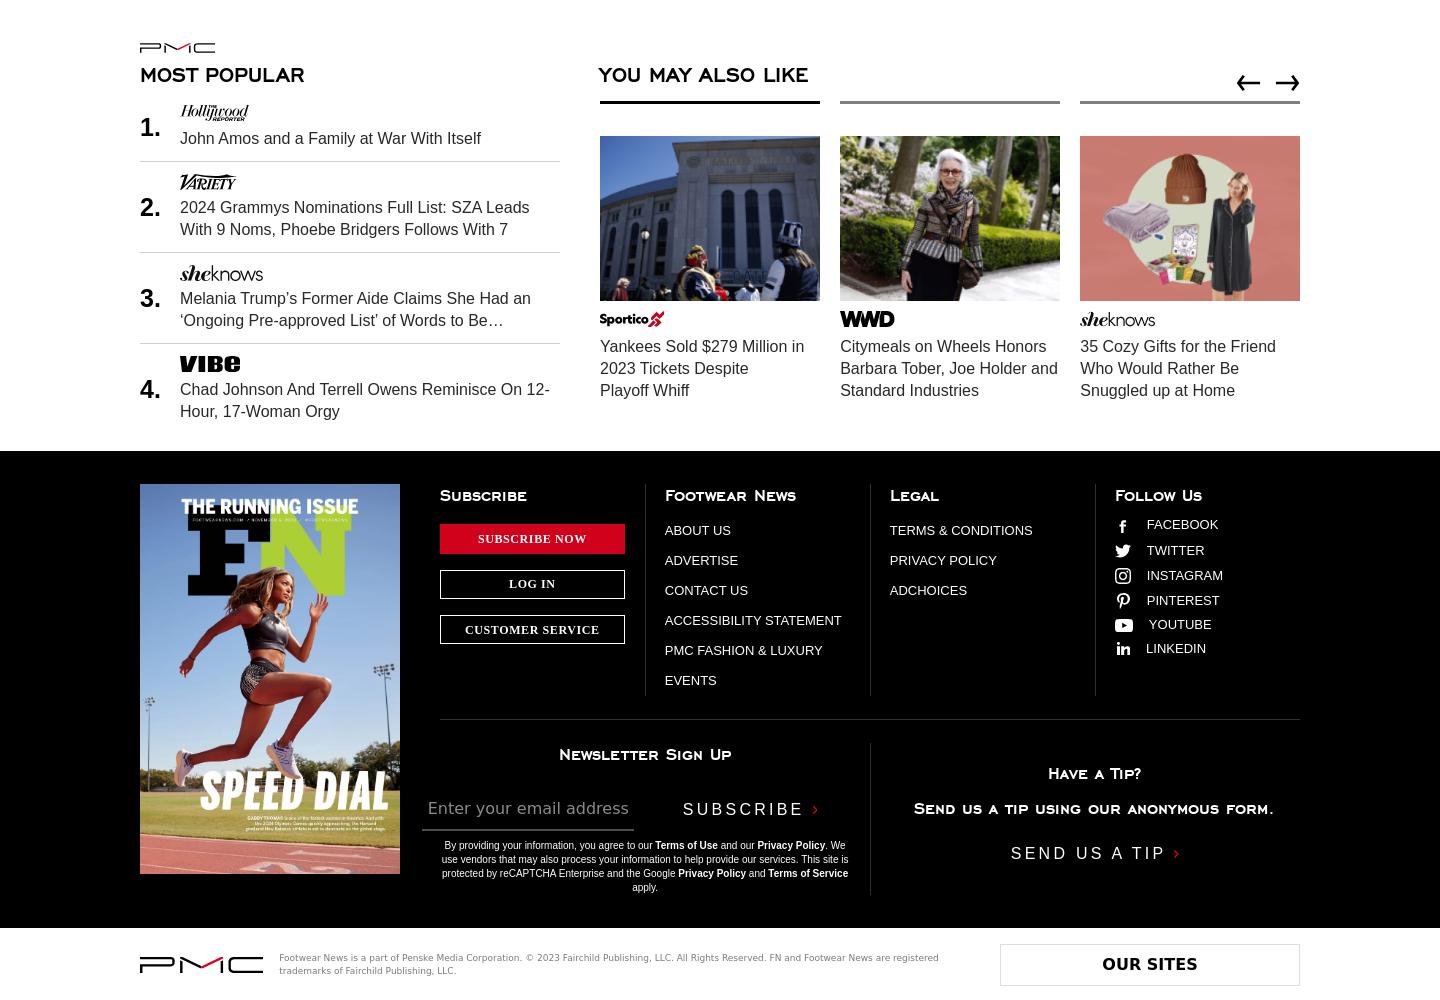 Image resolution: width=1440 pixels, height=1000 pixels. Describe the element at coordinates (149, 206) in the screenshot. I see `'2.'` at that location.